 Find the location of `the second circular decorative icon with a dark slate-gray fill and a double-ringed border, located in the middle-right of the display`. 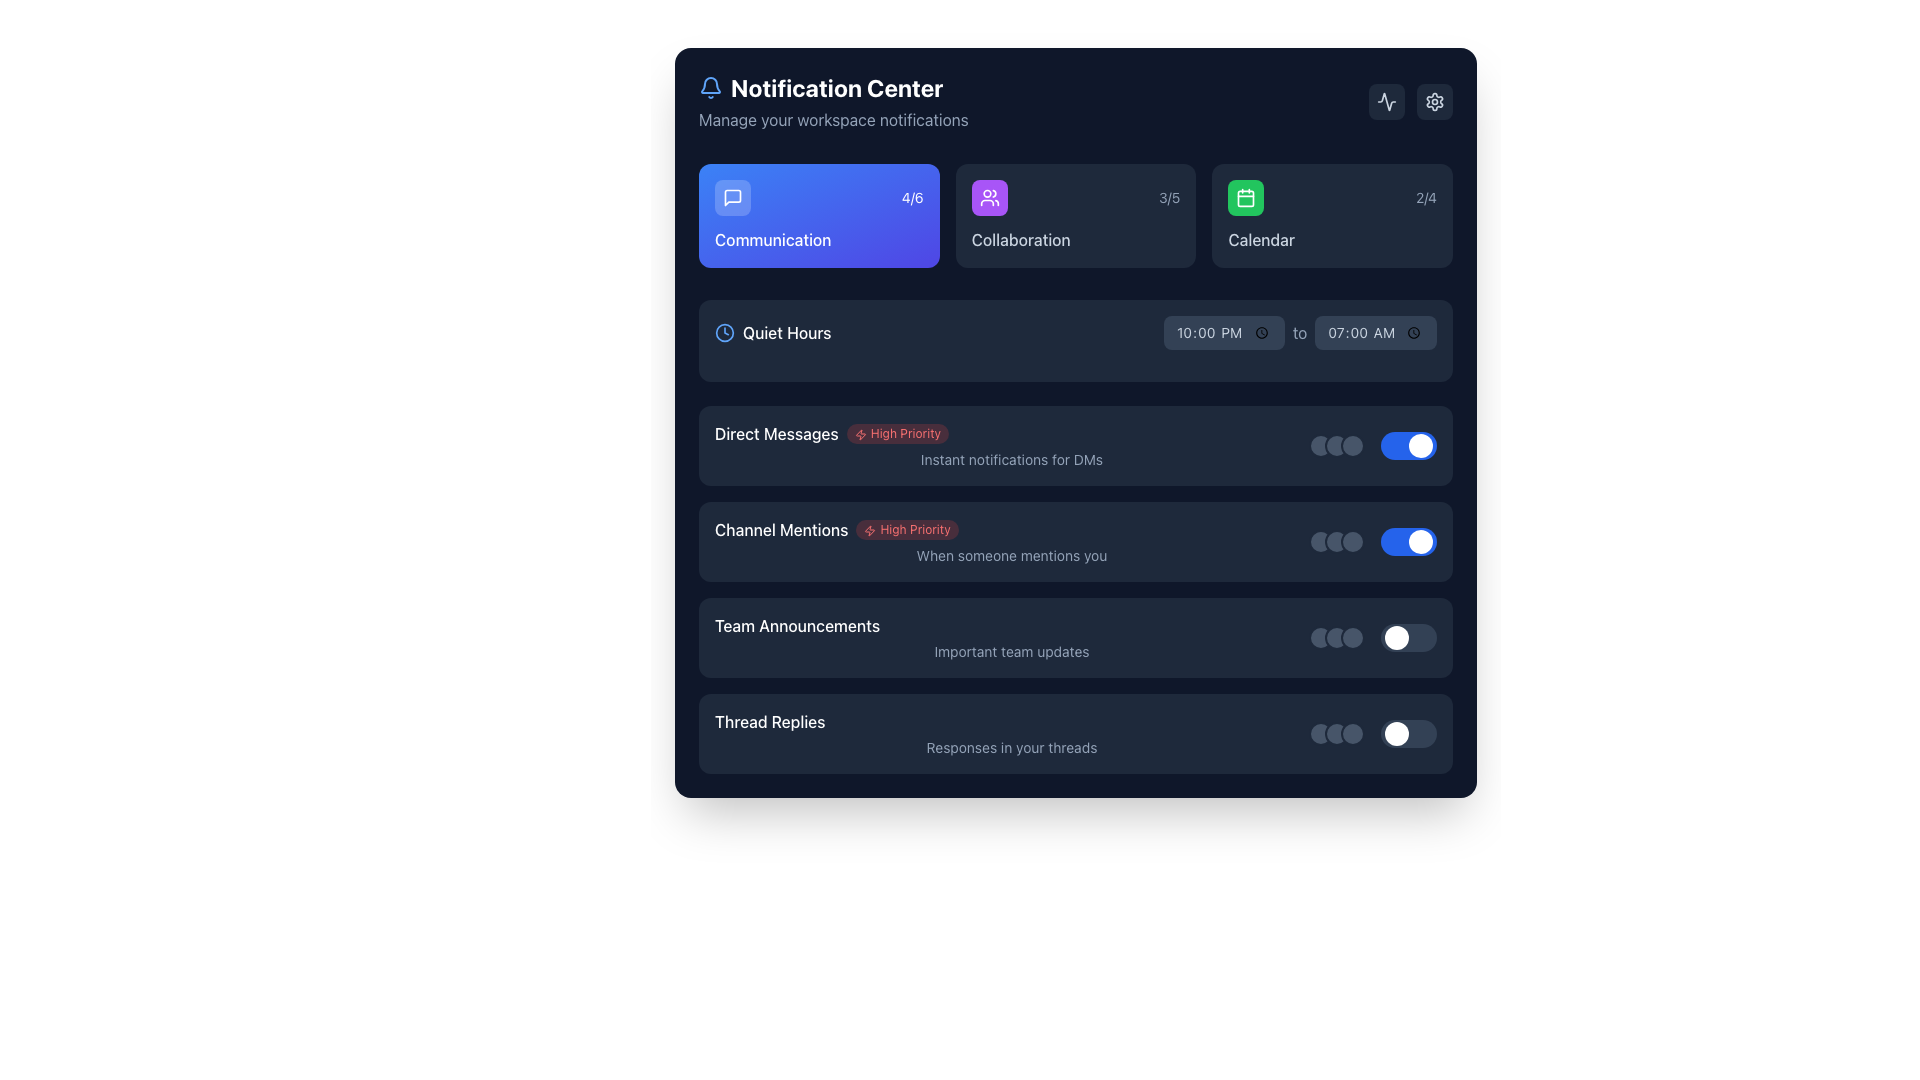

the second circular decorative icon with a dark slate-gray fill and a double-ringed border, located in the middle-right of the display is located at coordinates (1337, 637).